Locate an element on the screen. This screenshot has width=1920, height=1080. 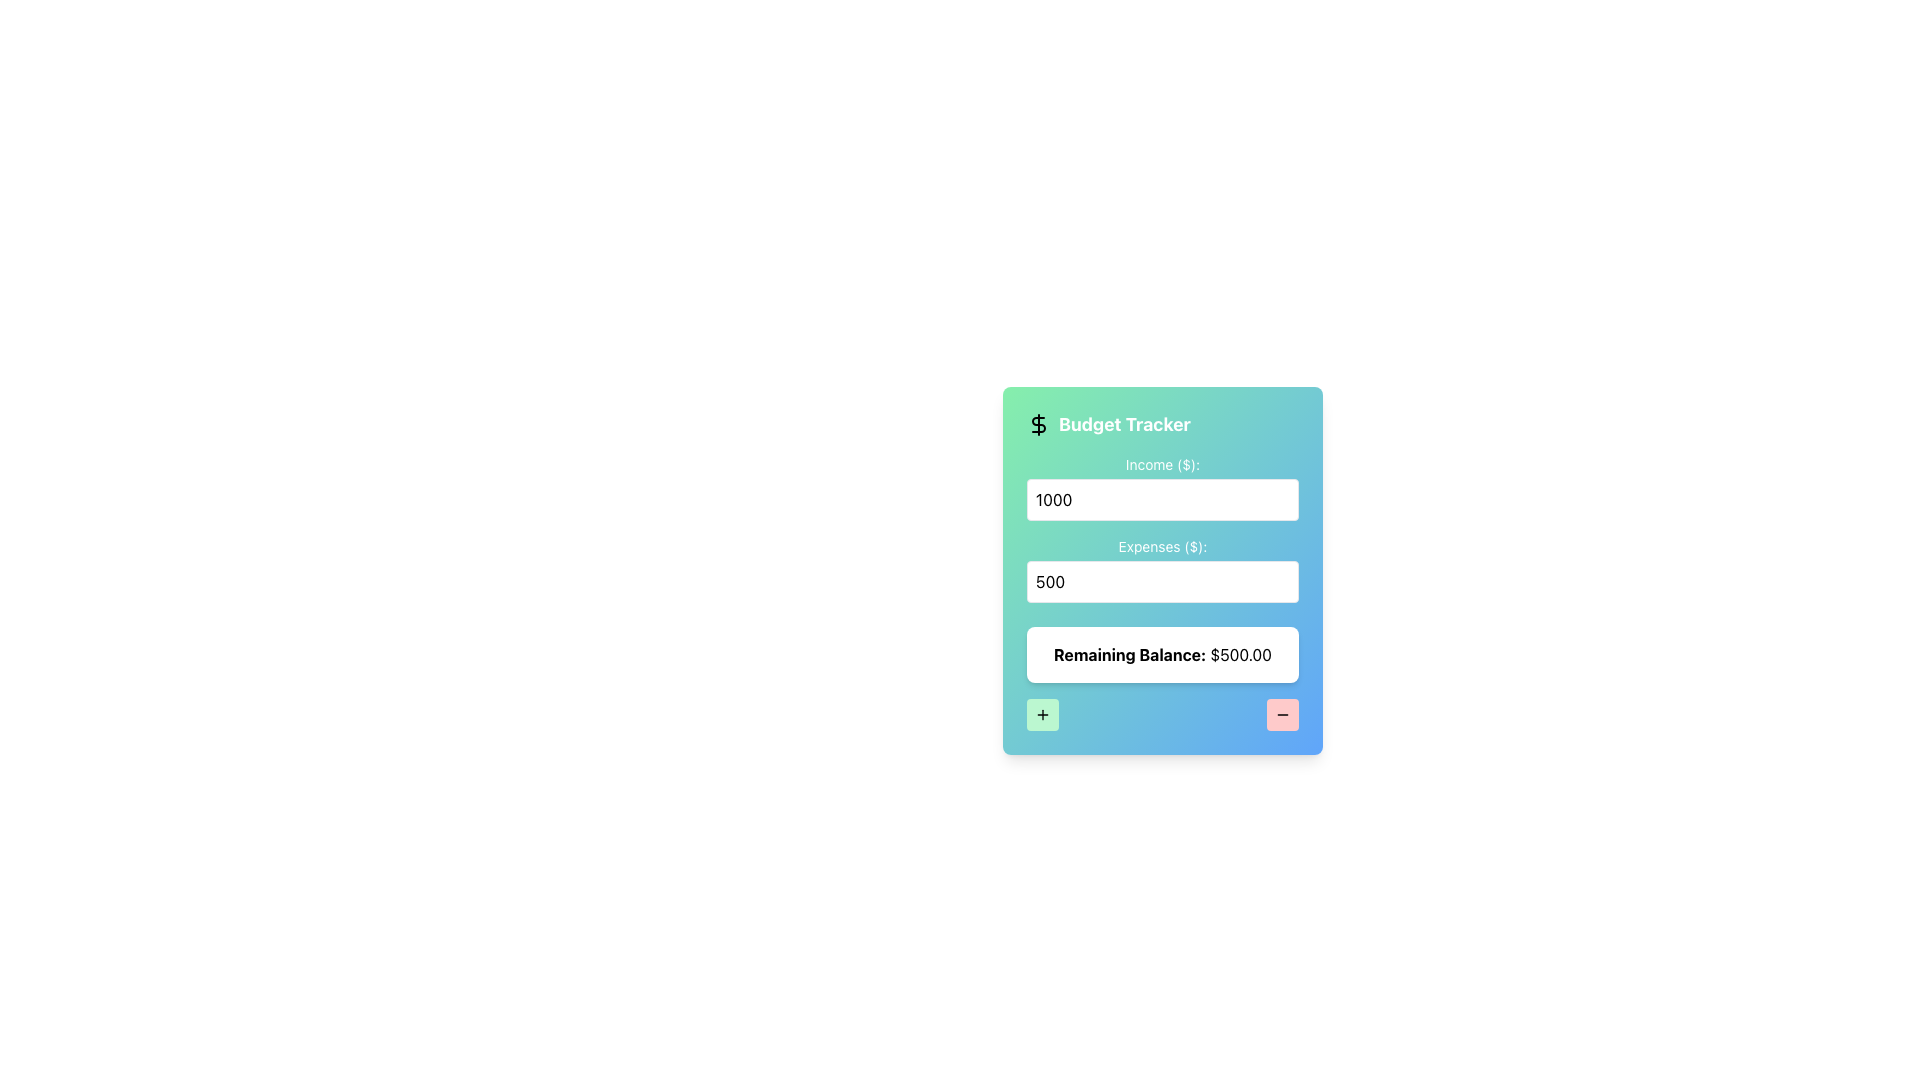
the rounded rectangular button with a pale red background and a minus symbol icon is located at coordinates (1282, 713).